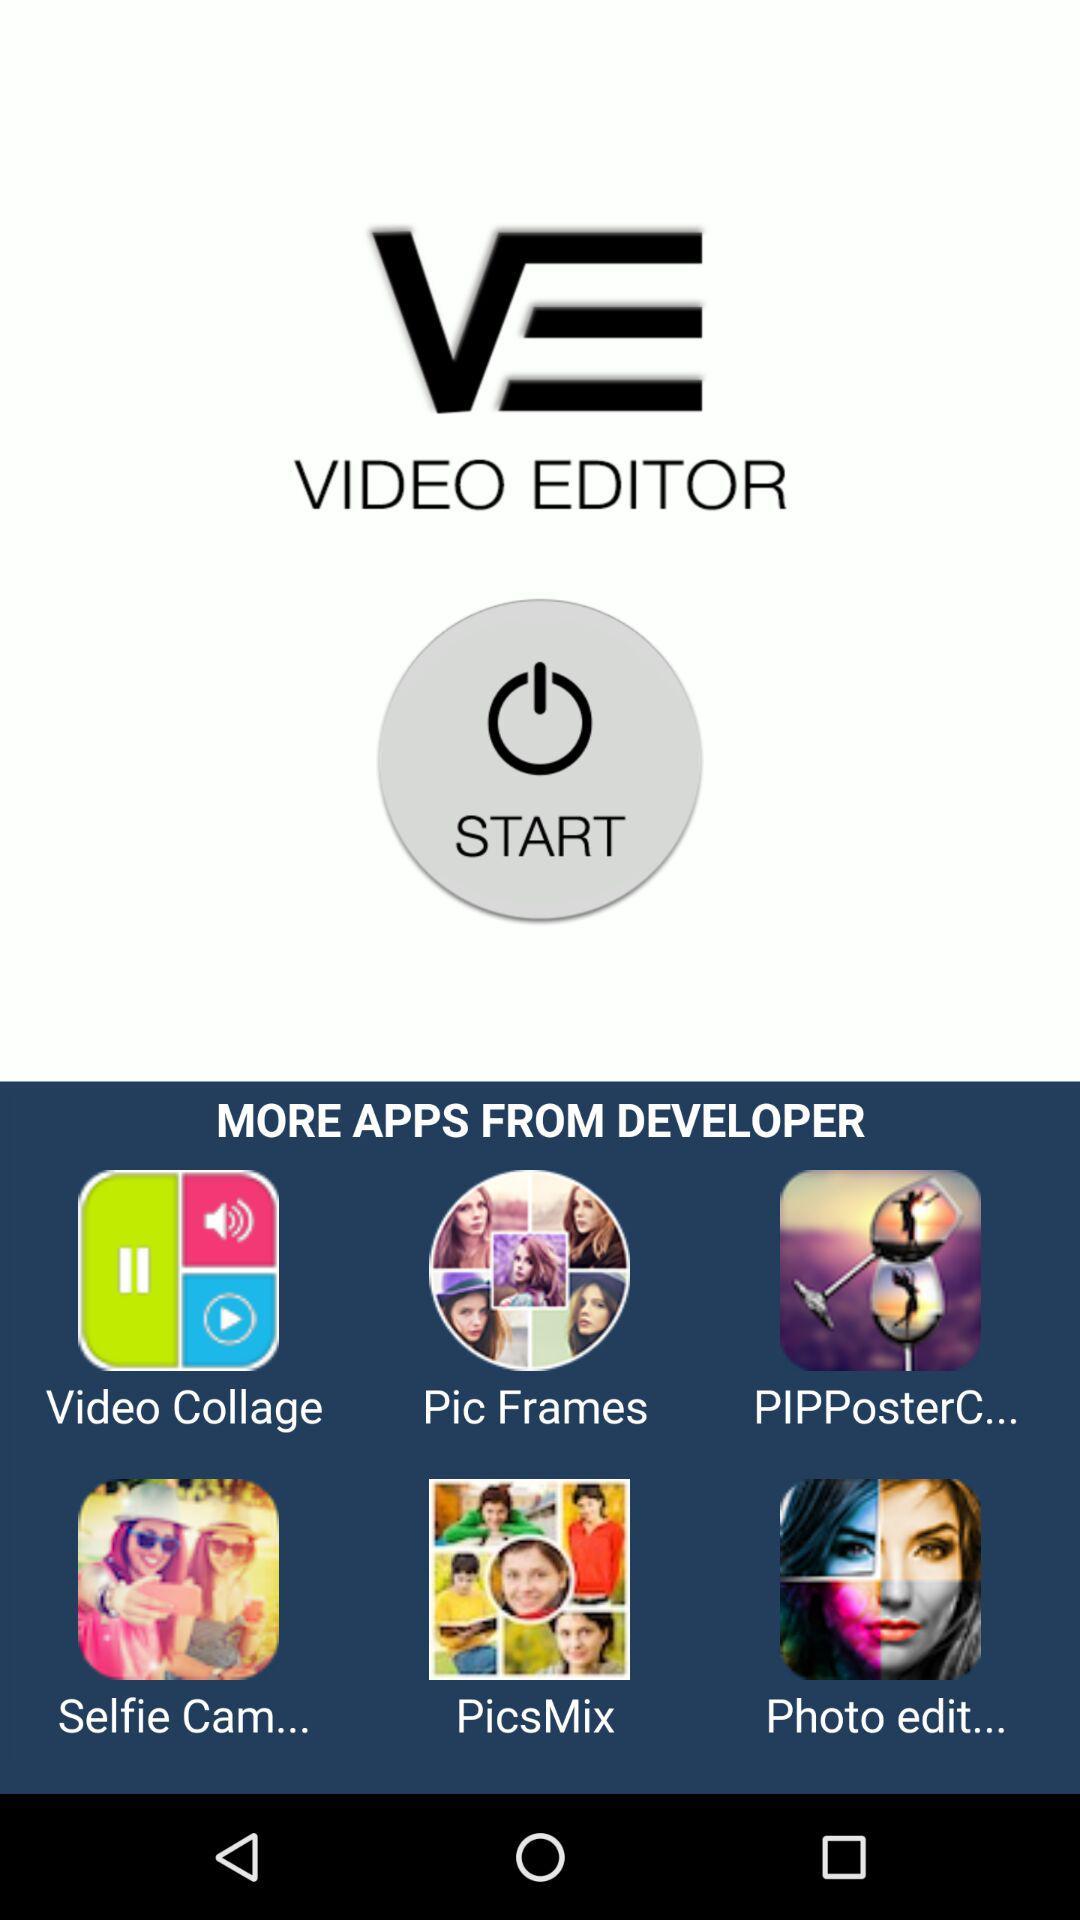 The height and width of the screenshot is (1920, 1080). What do you see at coordinates (540, 1436) in the screenshot?
I see `the advertisement` at bounding box center [540, 1436].